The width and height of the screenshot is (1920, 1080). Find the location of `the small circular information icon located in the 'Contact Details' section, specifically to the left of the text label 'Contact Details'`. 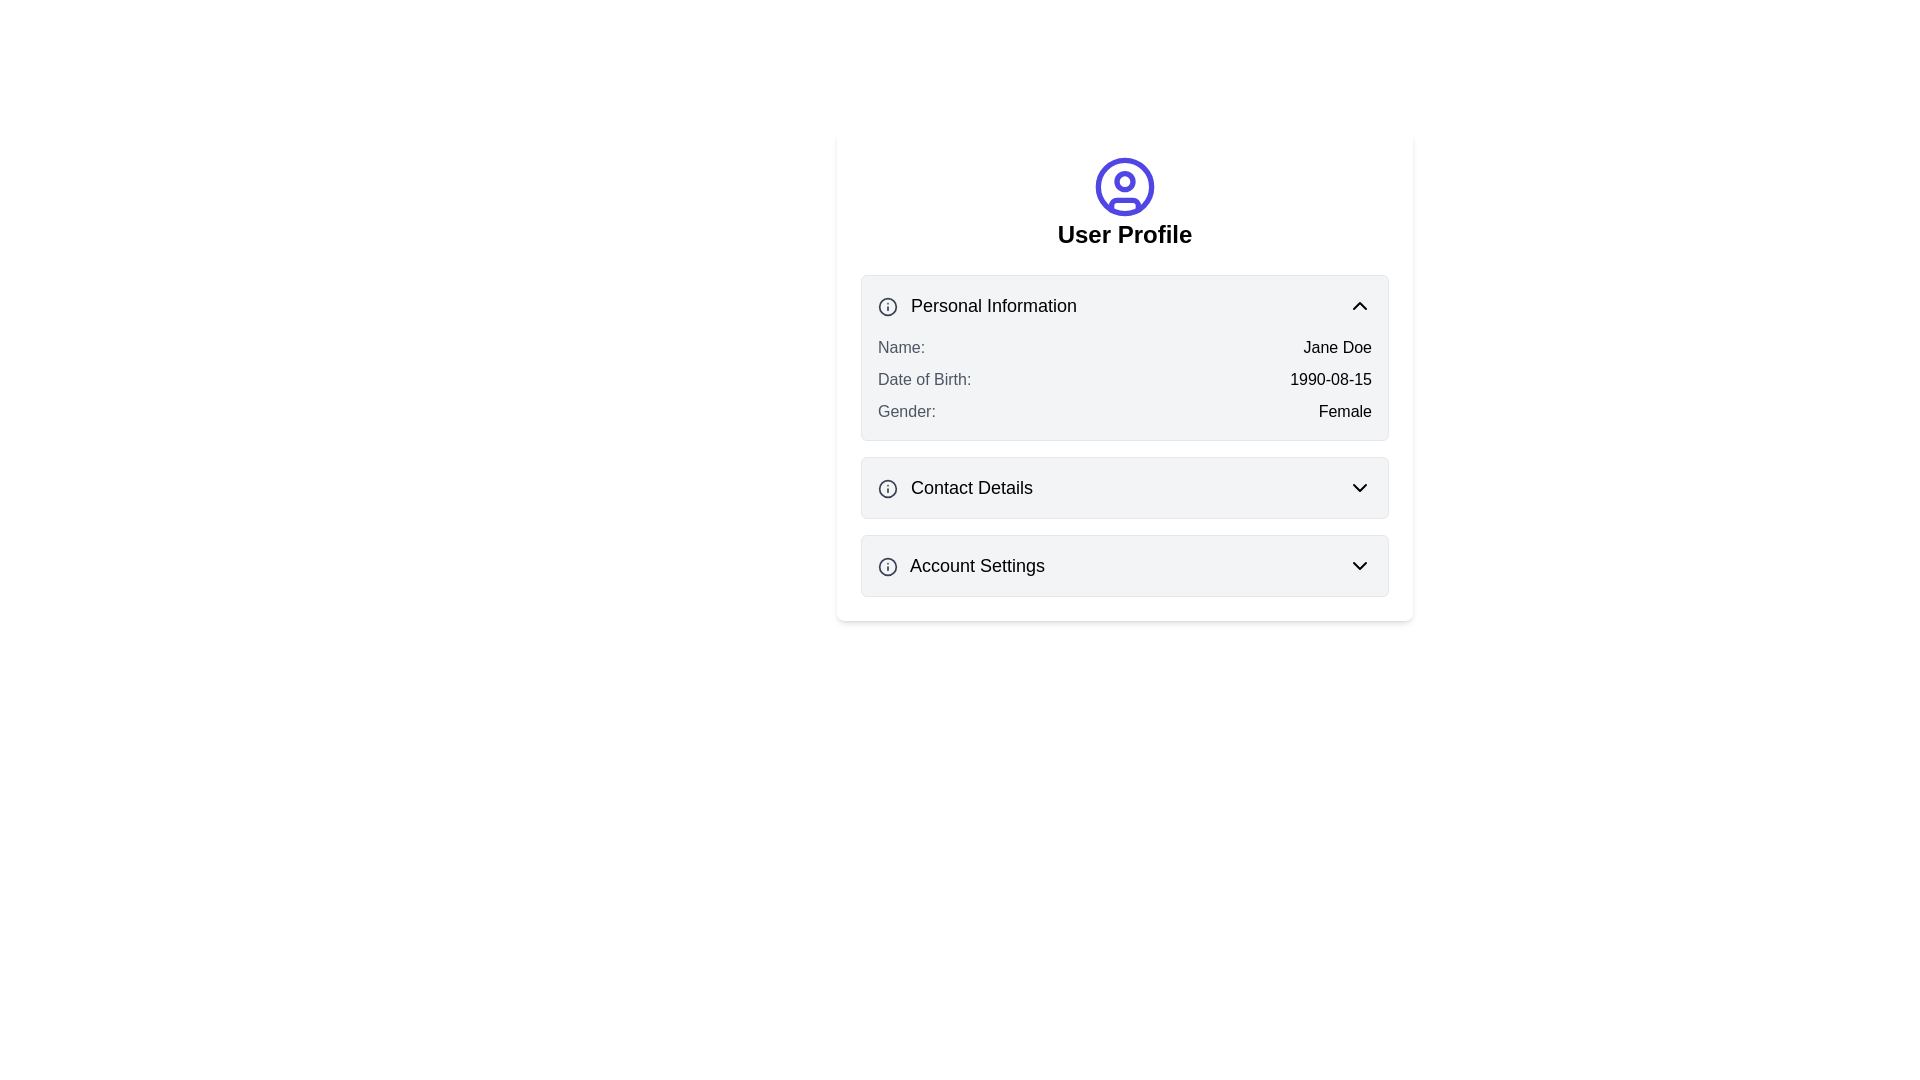

the small circular information icon located in the 'Contact Details' section, specifically to the left of the text label 'Contact Details' is located at coordinates (887, 489).